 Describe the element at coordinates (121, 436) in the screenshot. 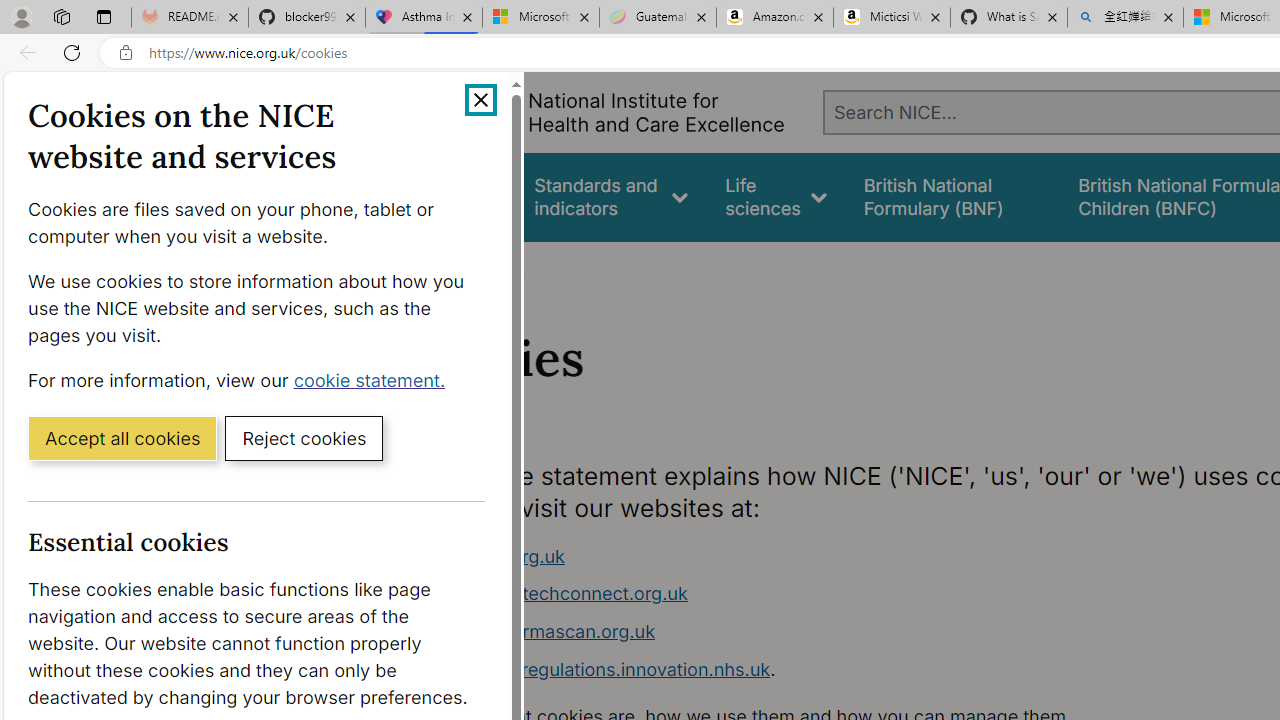

I see `'Accept all cookies'` at that location.